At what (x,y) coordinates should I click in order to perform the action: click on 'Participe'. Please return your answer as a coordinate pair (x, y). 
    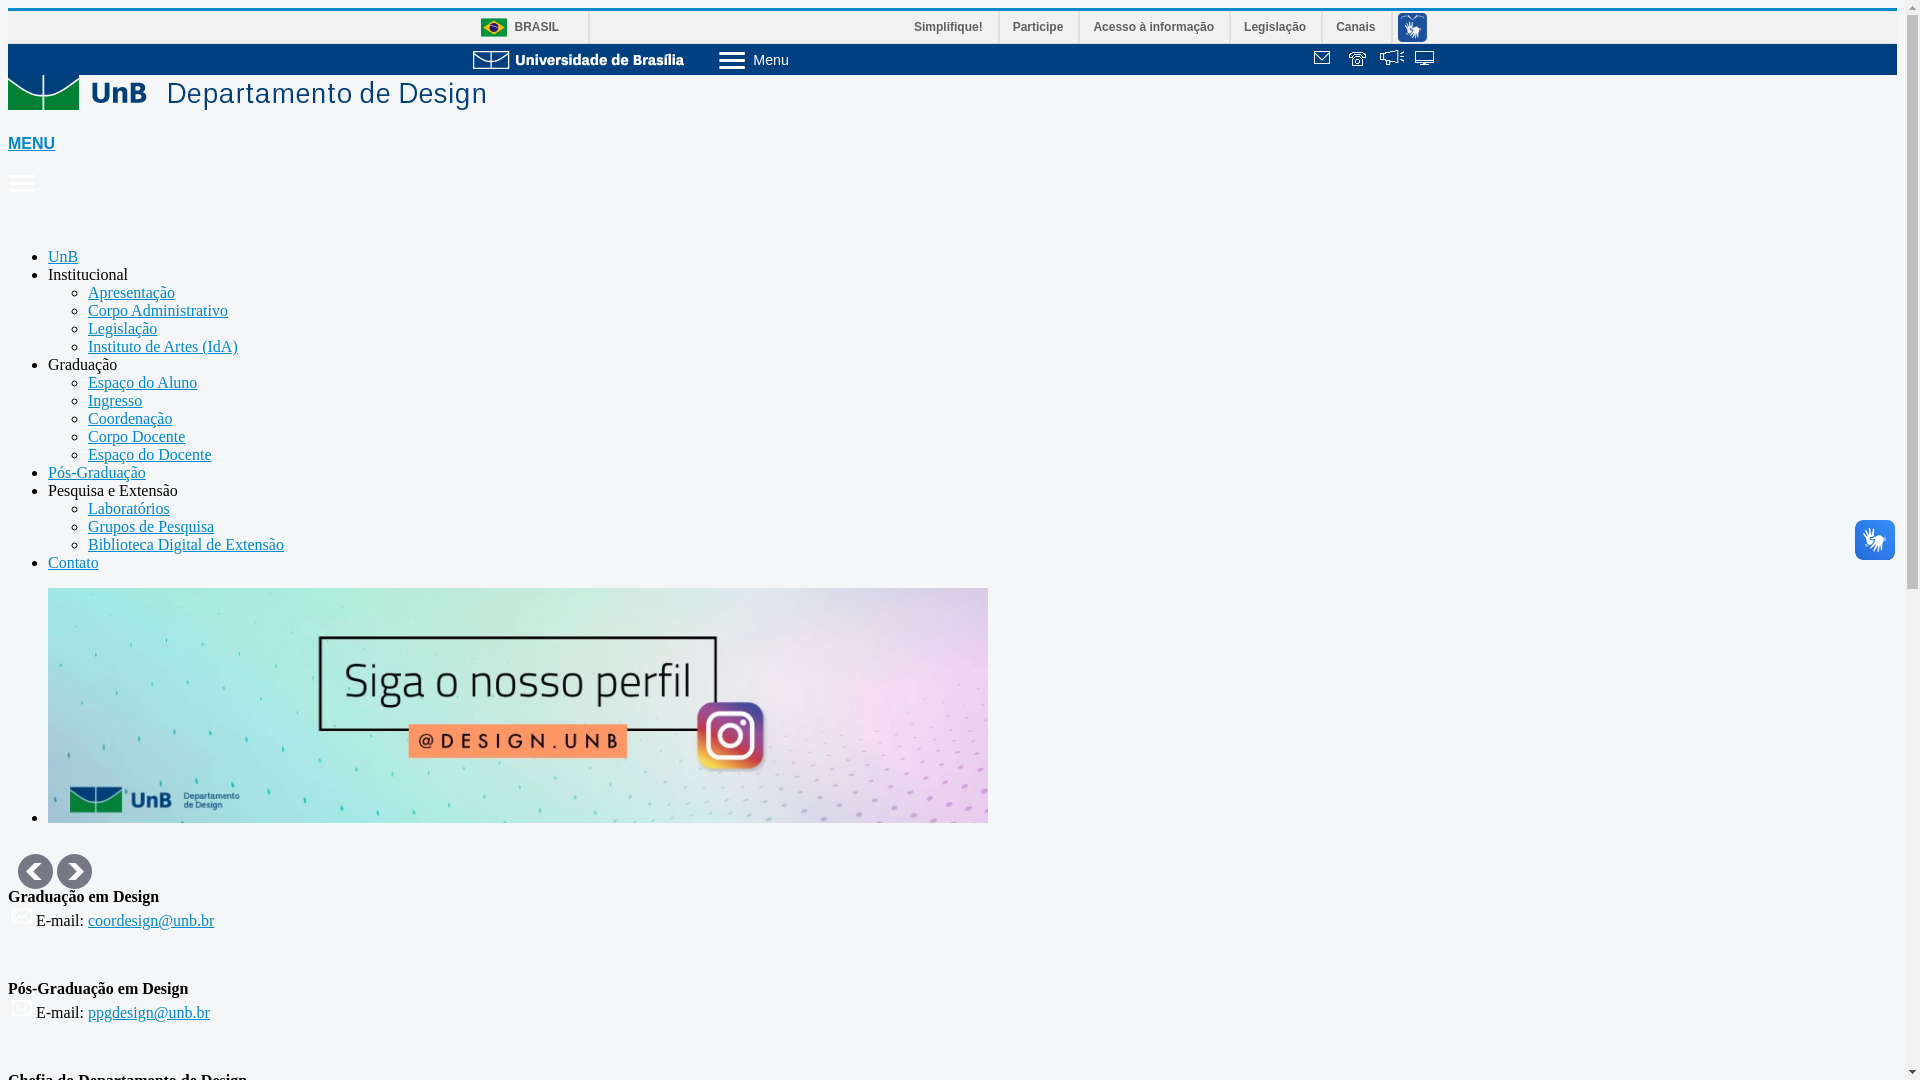
    Looking at the image, I should click on (1039, 27).